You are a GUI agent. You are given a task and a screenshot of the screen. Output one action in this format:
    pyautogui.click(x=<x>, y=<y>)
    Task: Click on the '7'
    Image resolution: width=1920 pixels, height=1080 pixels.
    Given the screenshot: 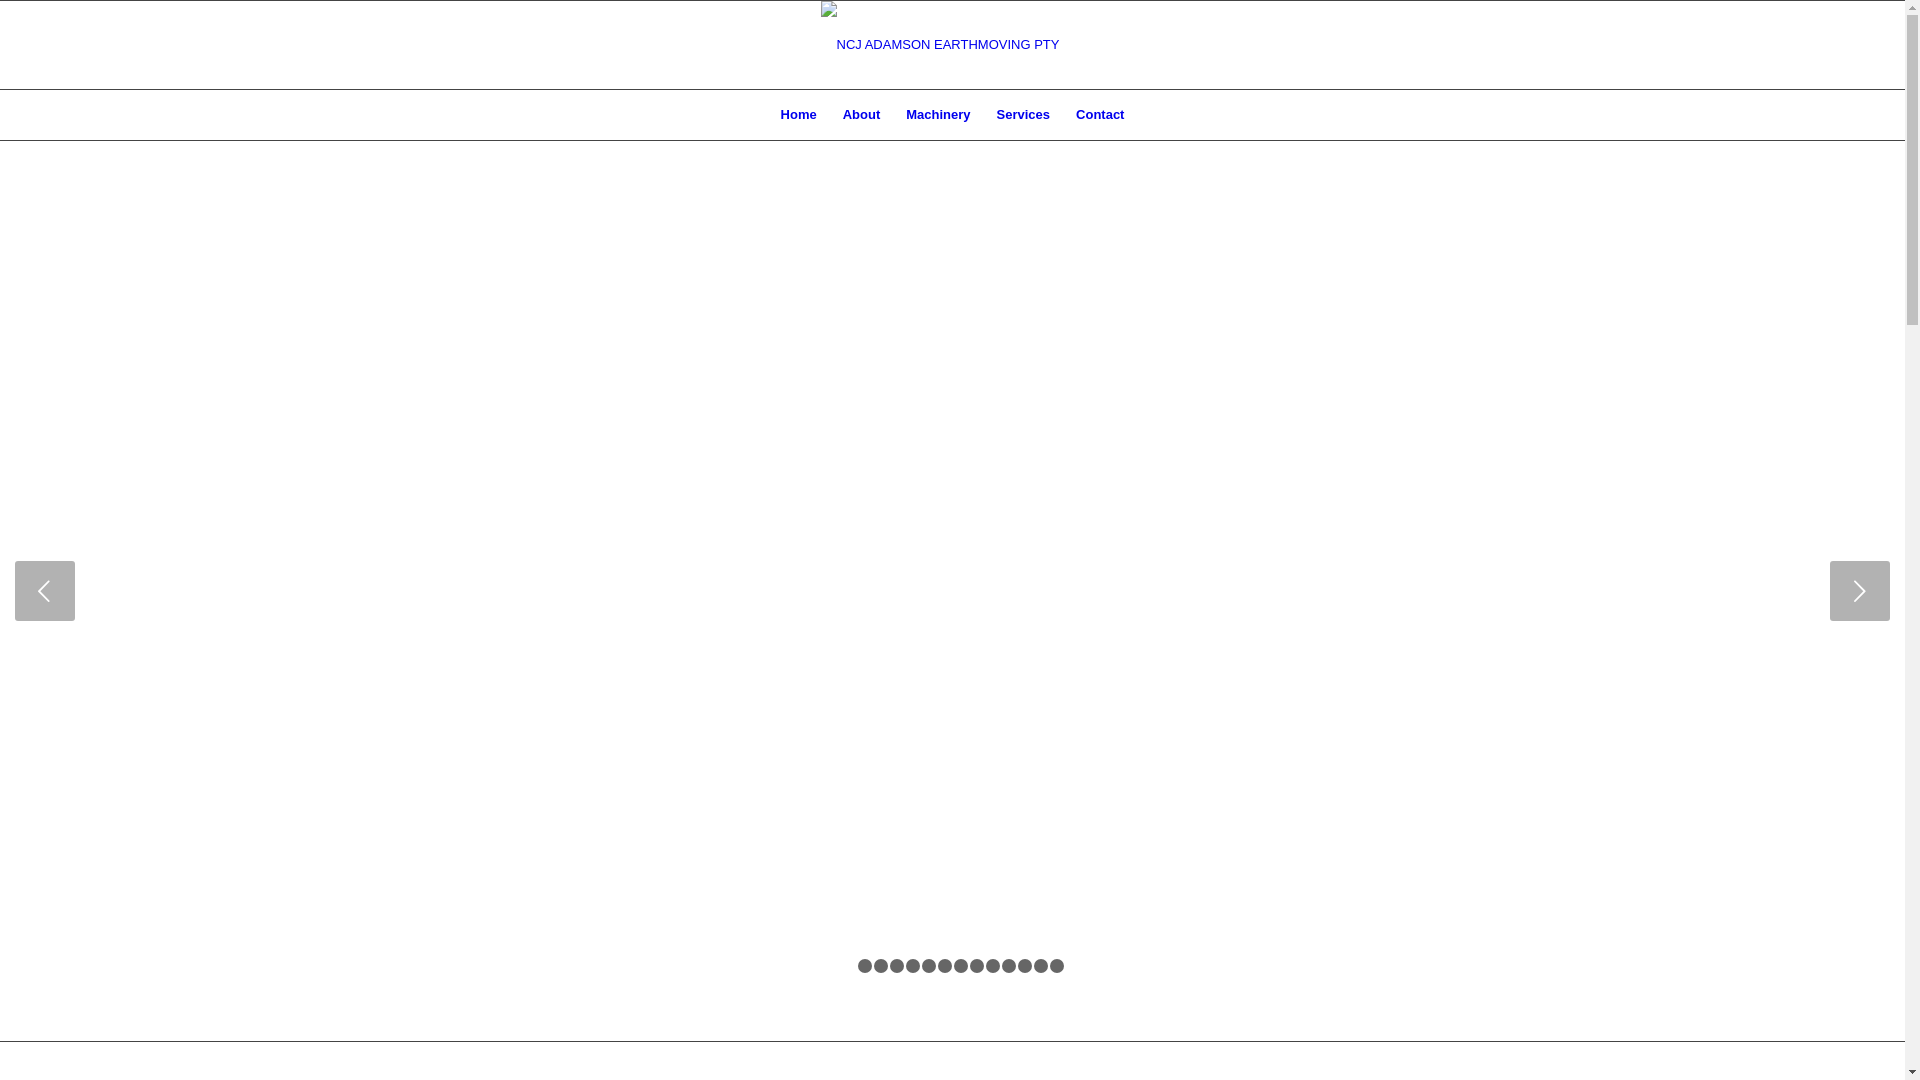 What is the action you would take?
    pyautogui.click(x=936, y=964)
    